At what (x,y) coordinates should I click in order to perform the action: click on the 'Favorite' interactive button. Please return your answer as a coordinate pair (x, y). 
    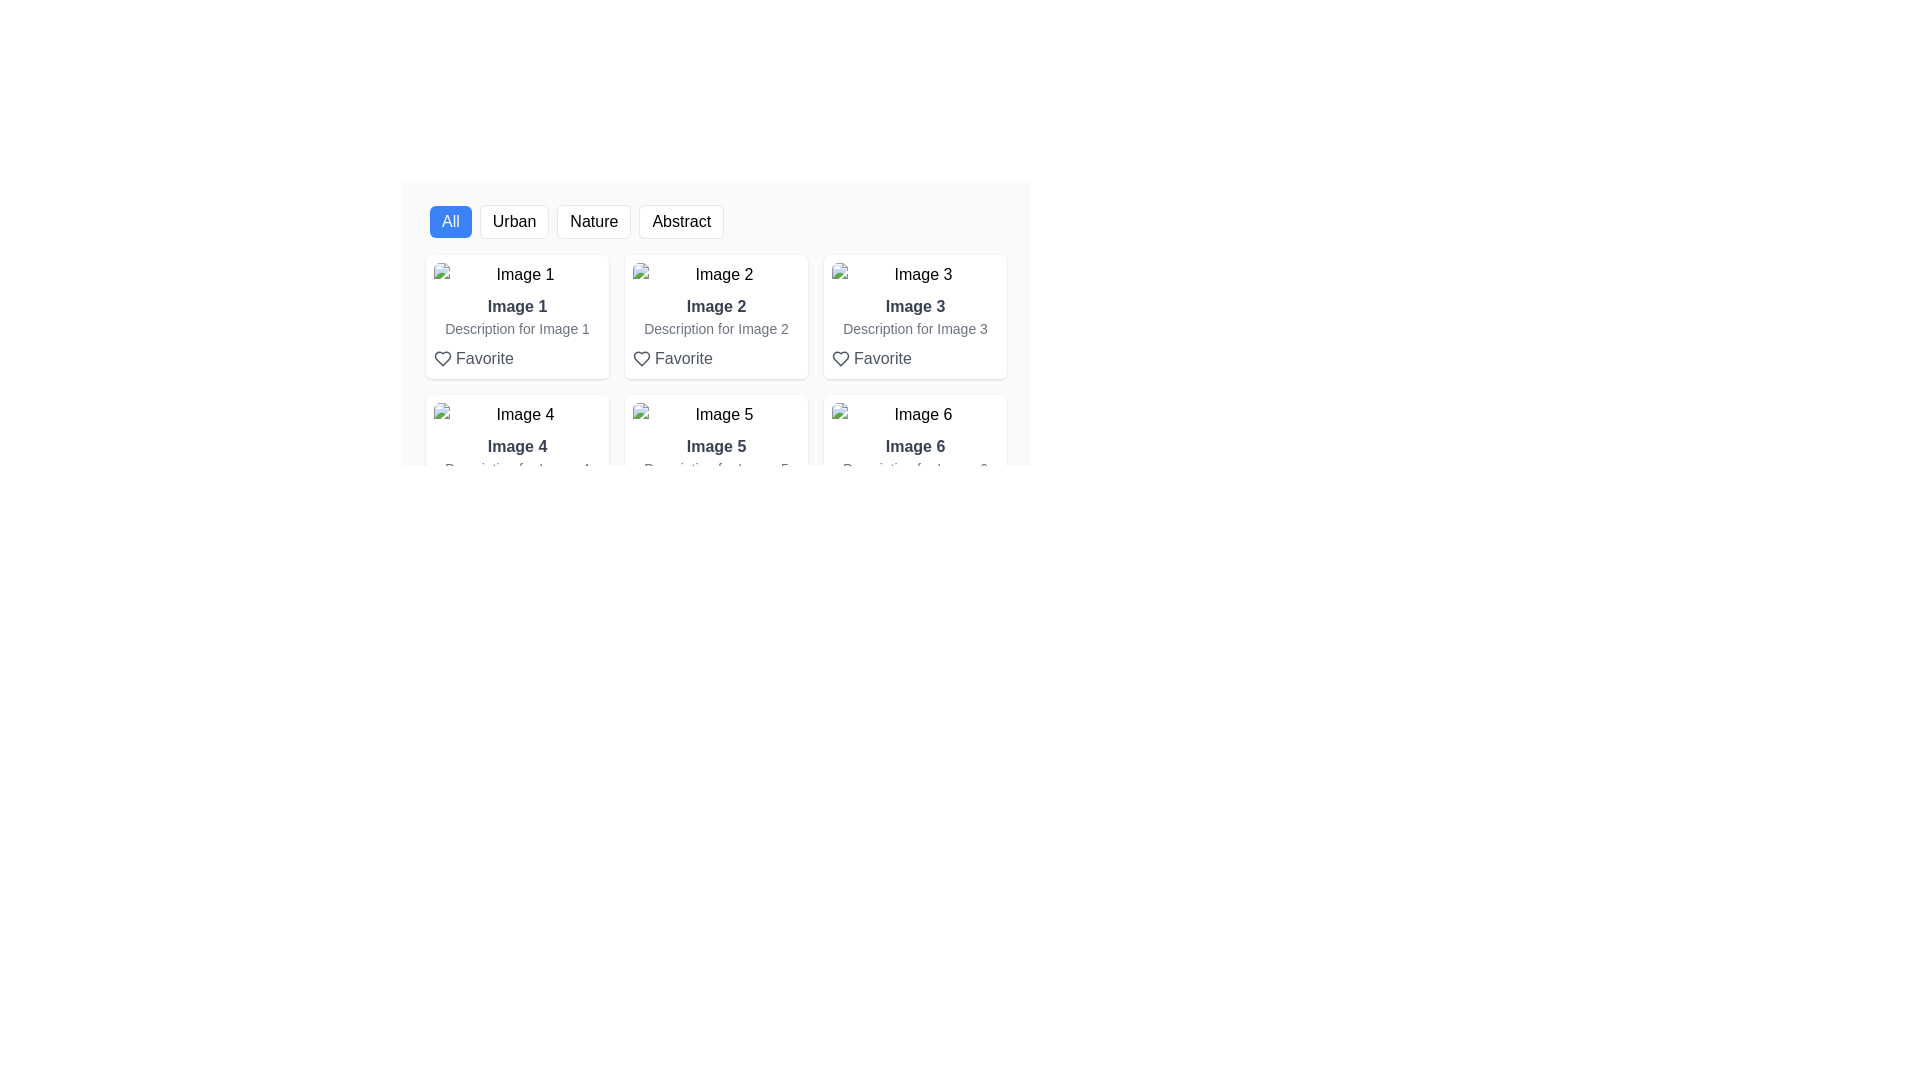
    Looking at the image, I should click on (472, 357).